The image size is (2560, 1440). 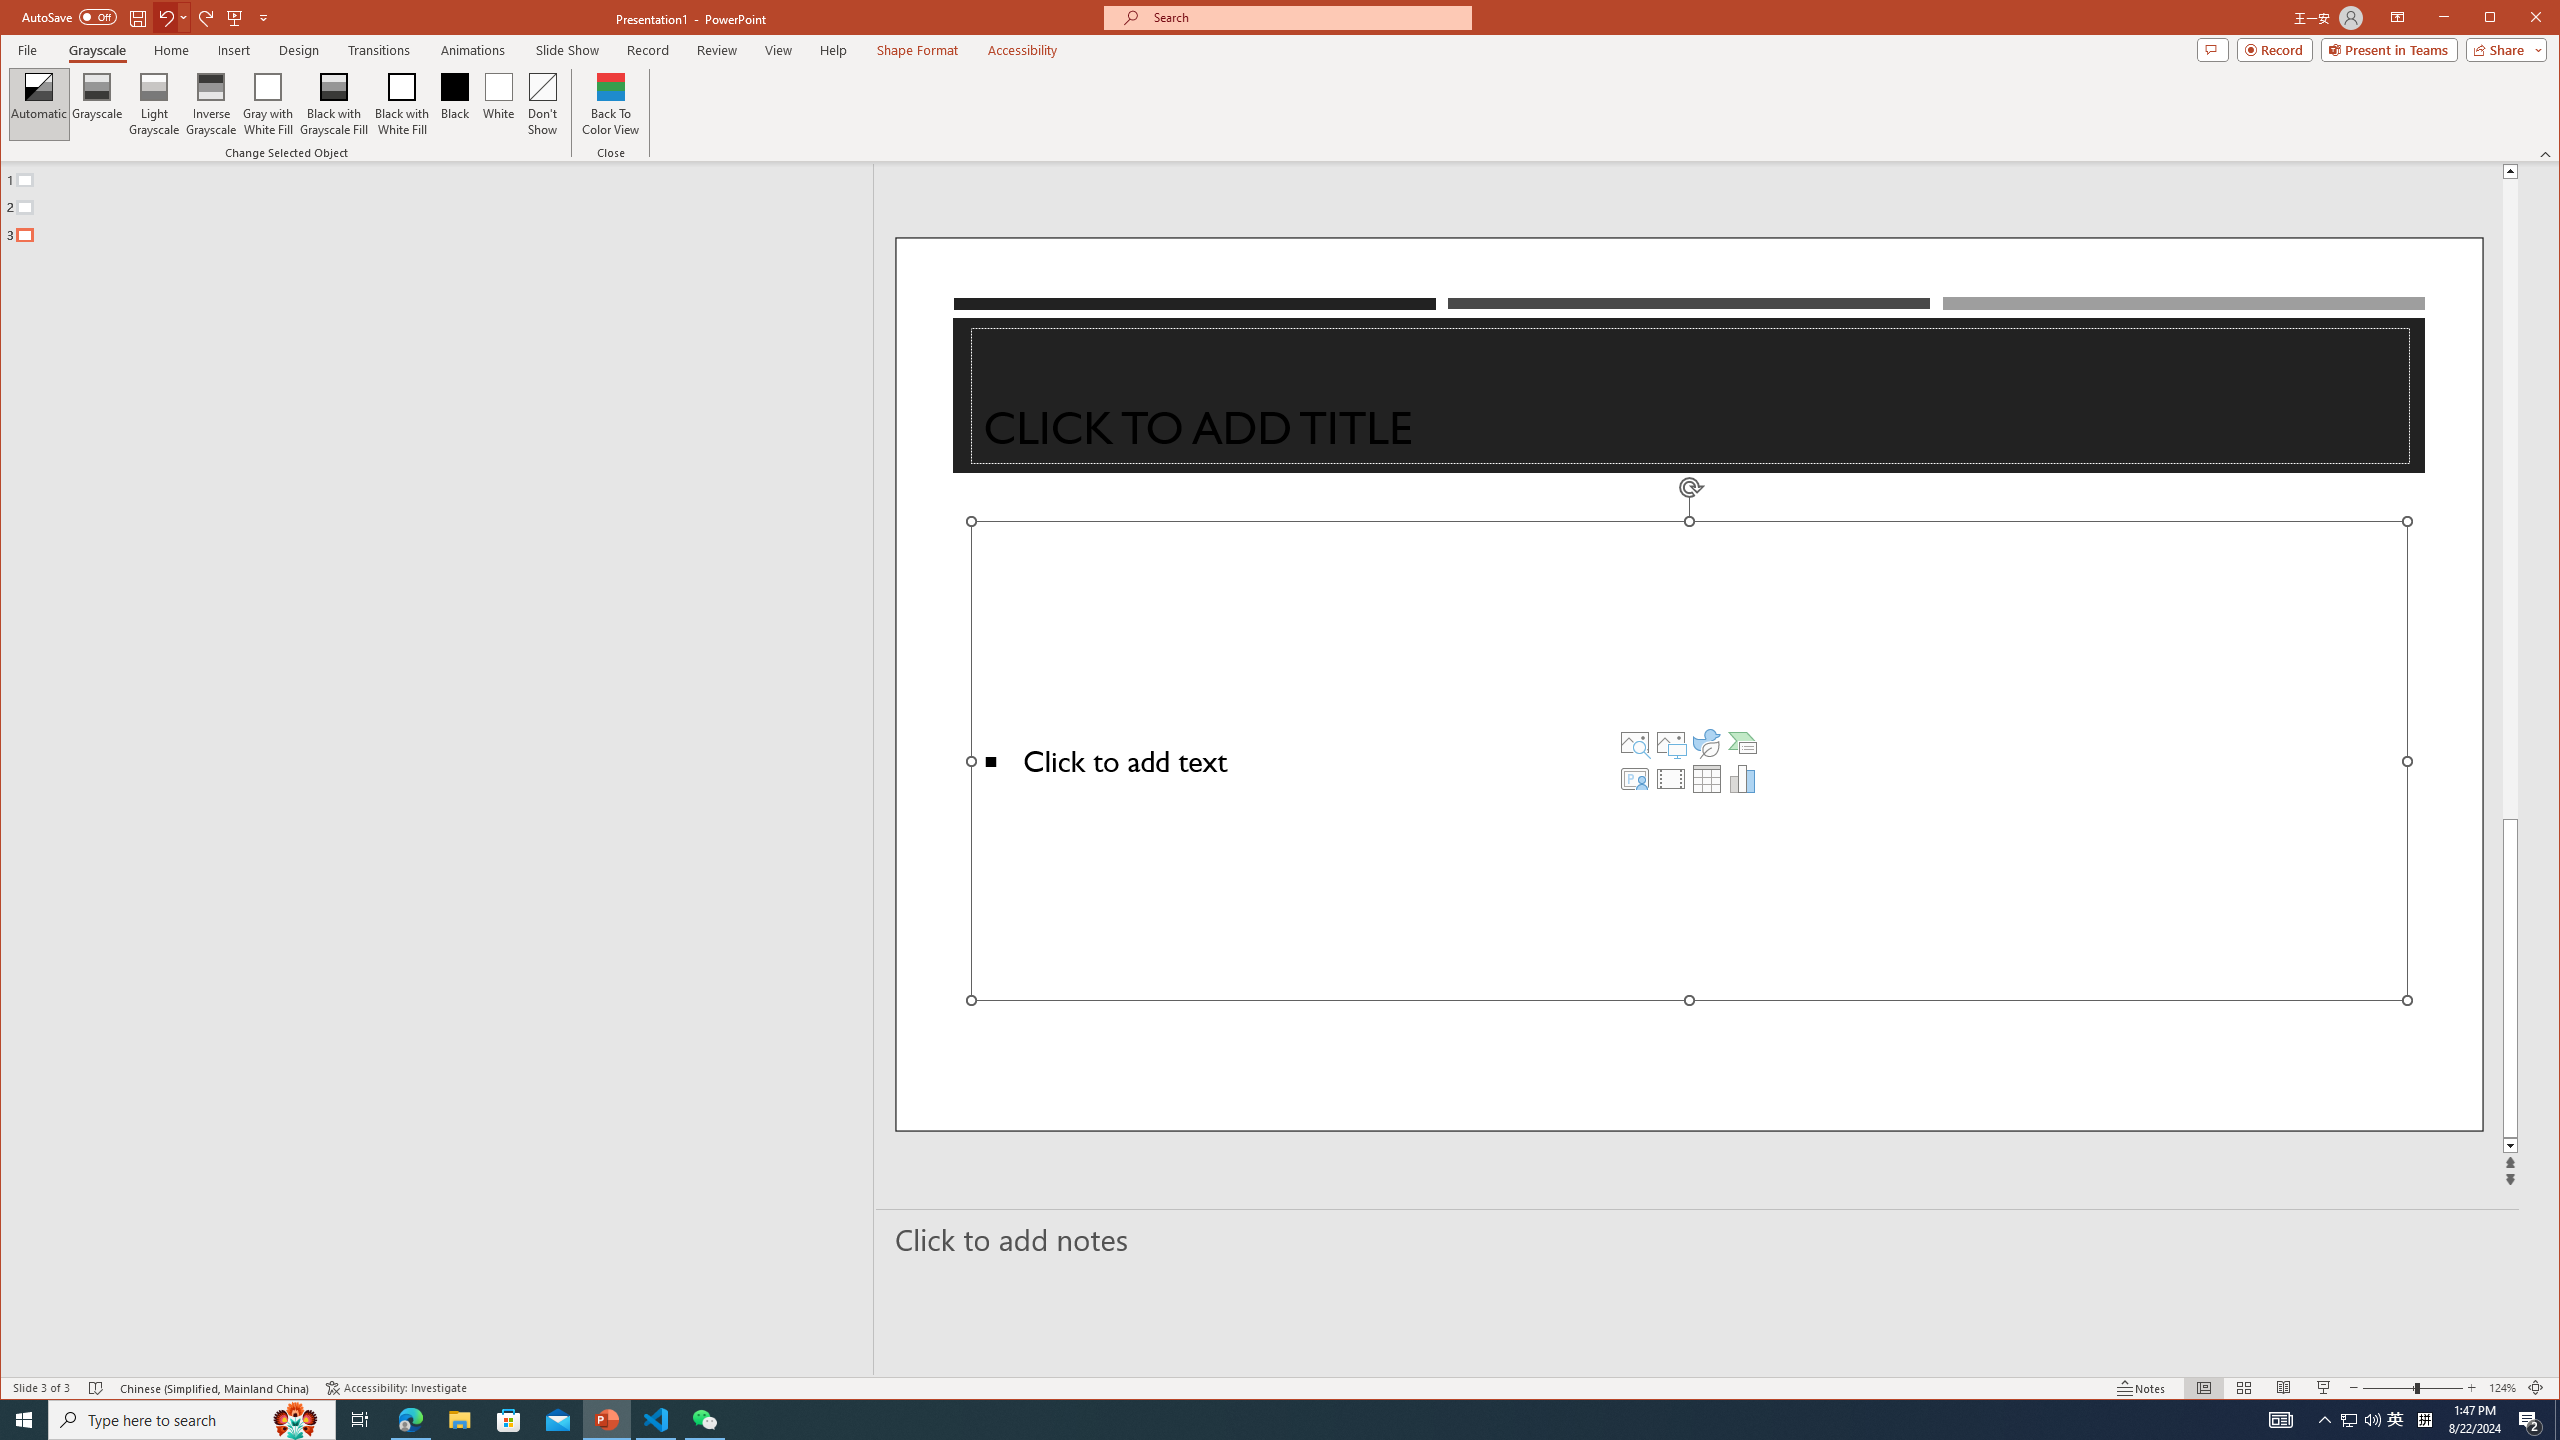 What do you see at coordinates (1634, 778) in the screenshot?
I see `'Insert Cameo'` at bounding box center [1634, 778].